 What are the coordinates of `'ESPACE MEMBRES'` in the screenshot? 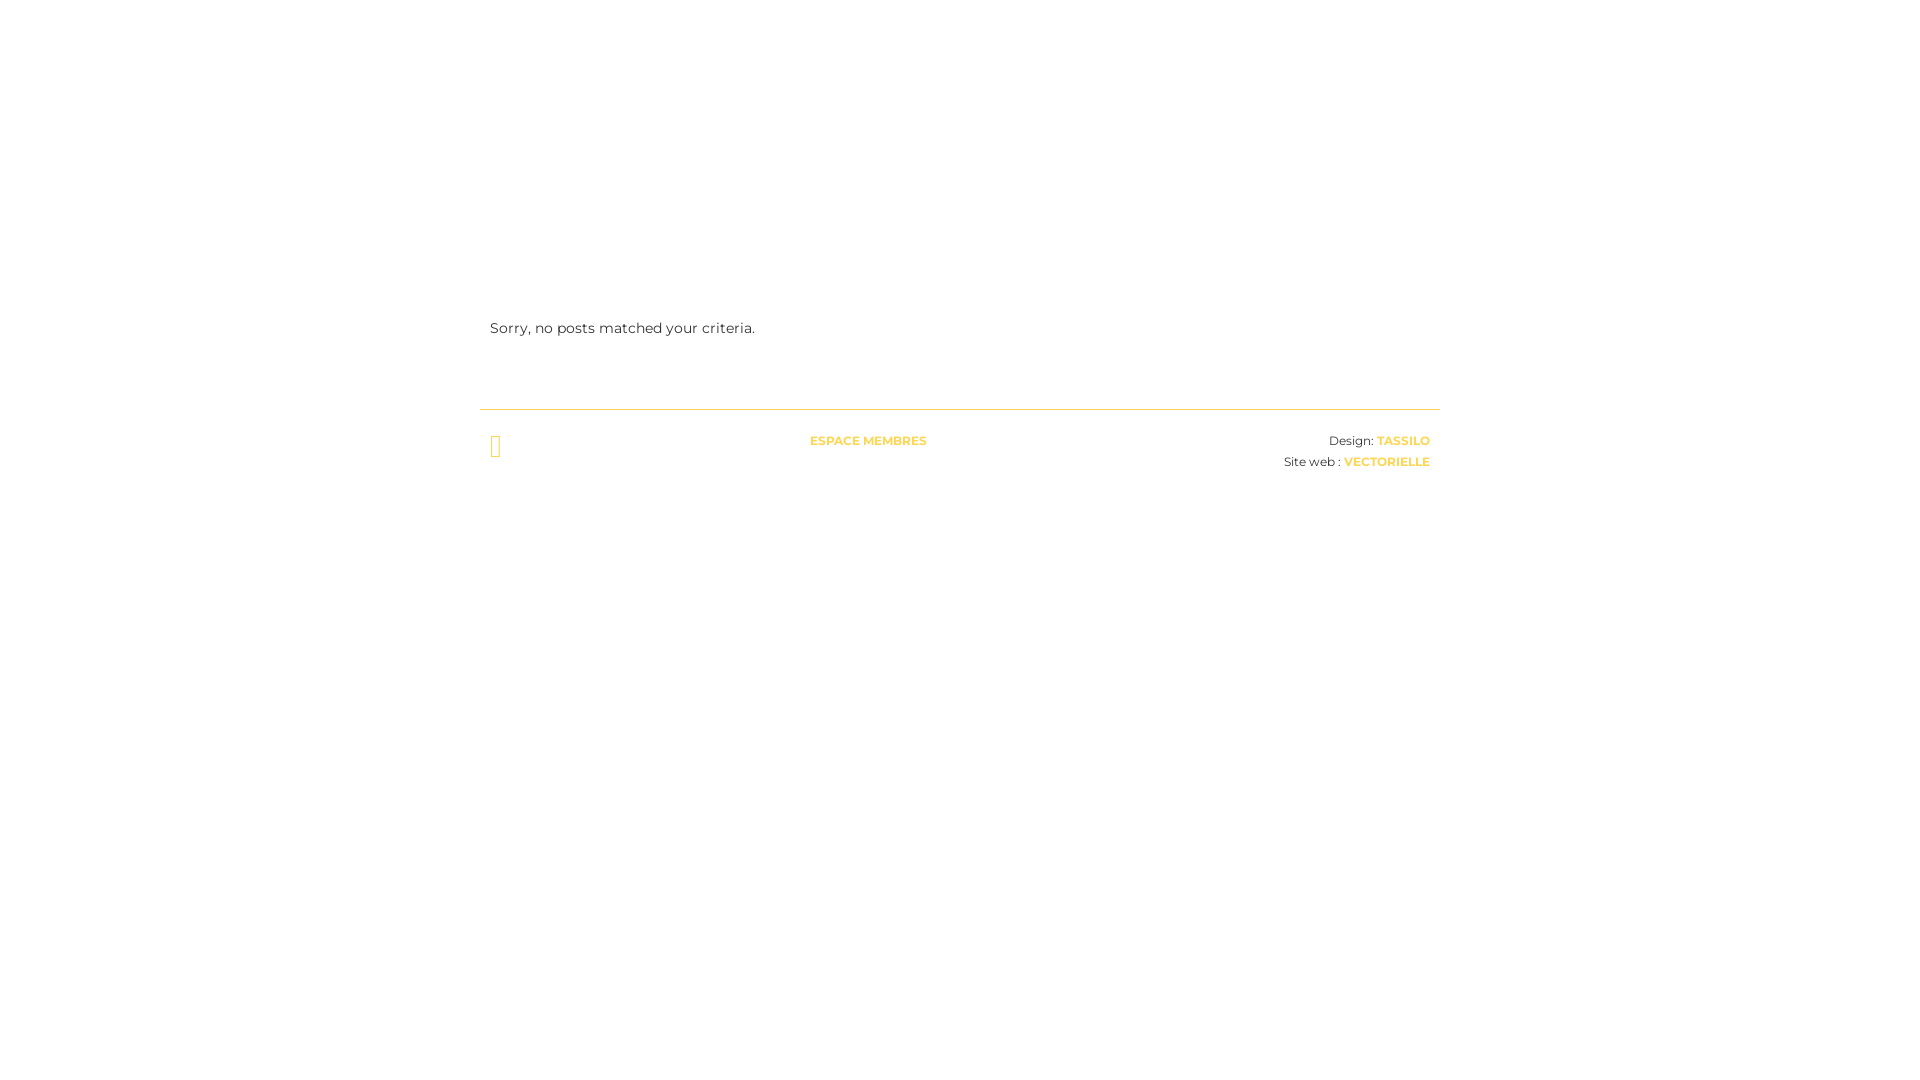 It's located at (868, 439).